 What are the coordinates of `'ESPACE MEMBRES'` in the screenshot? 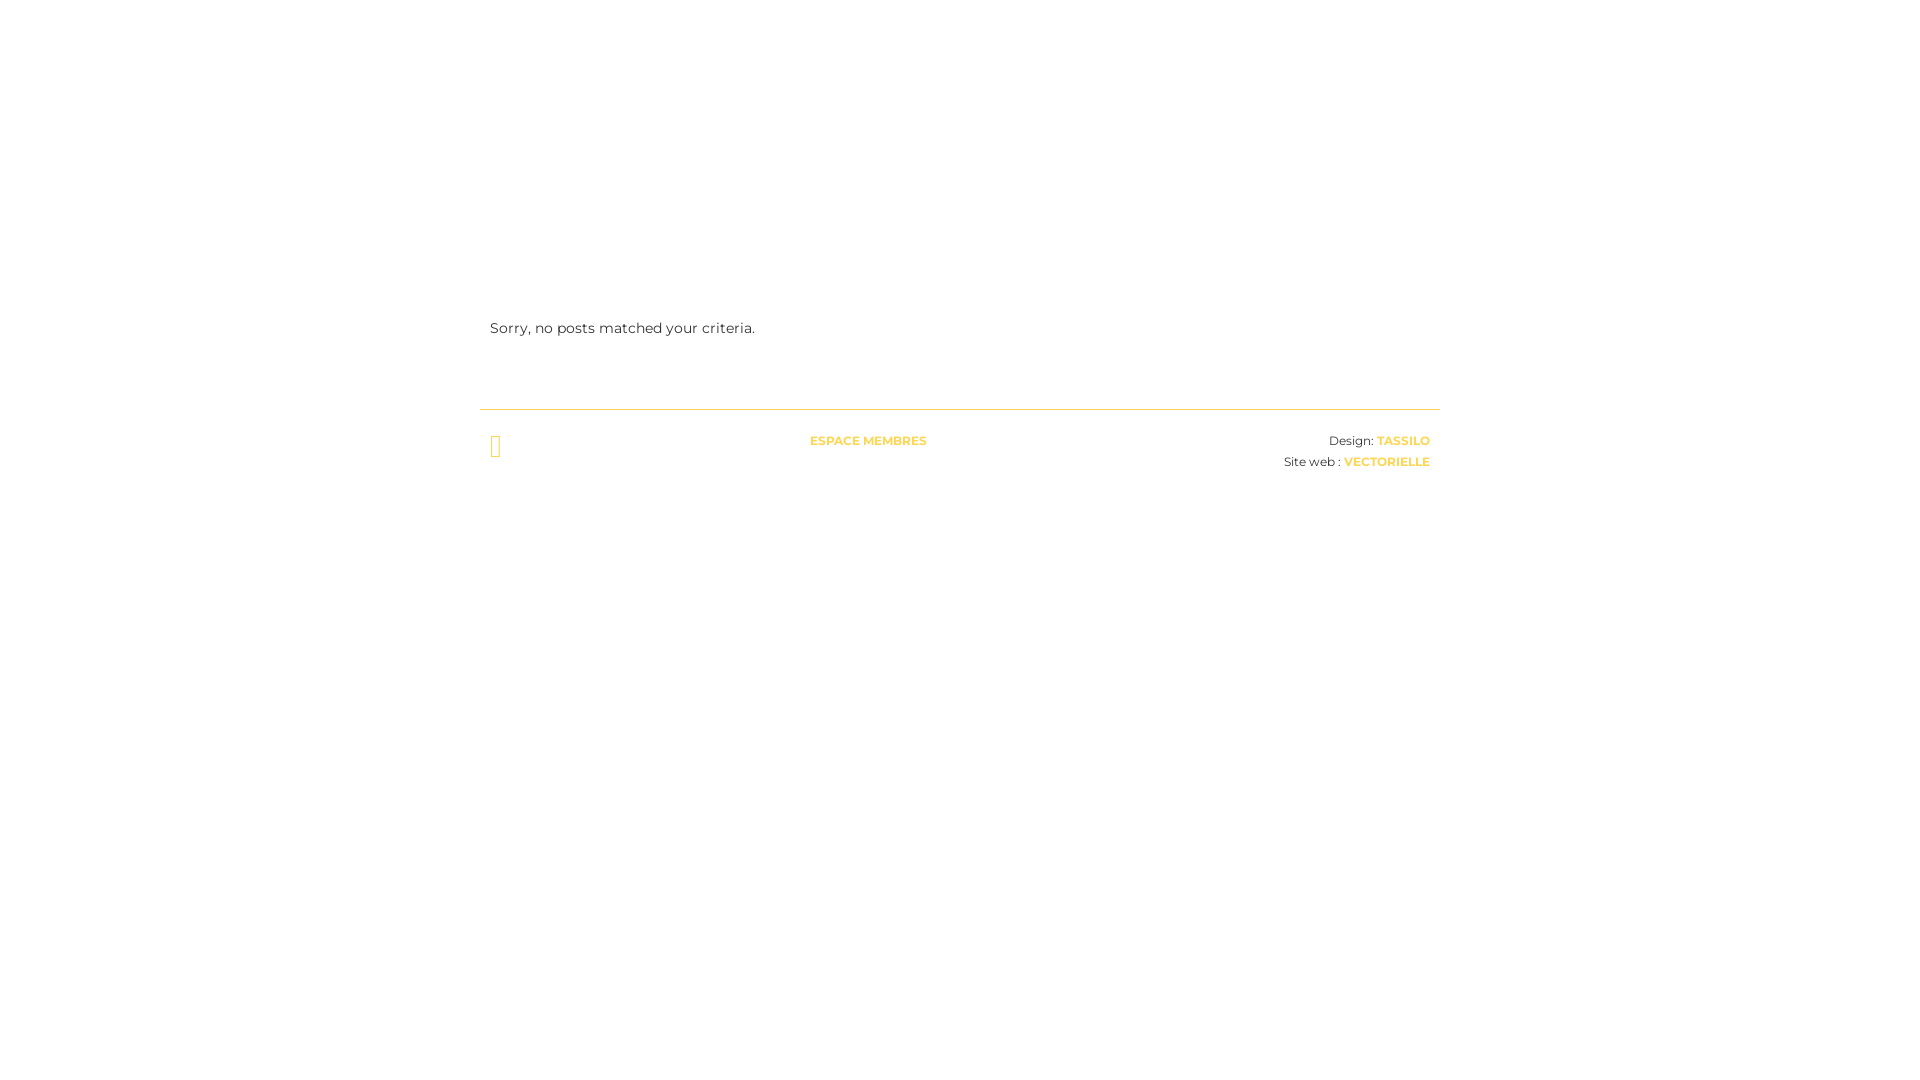 It's located at (868, 439).